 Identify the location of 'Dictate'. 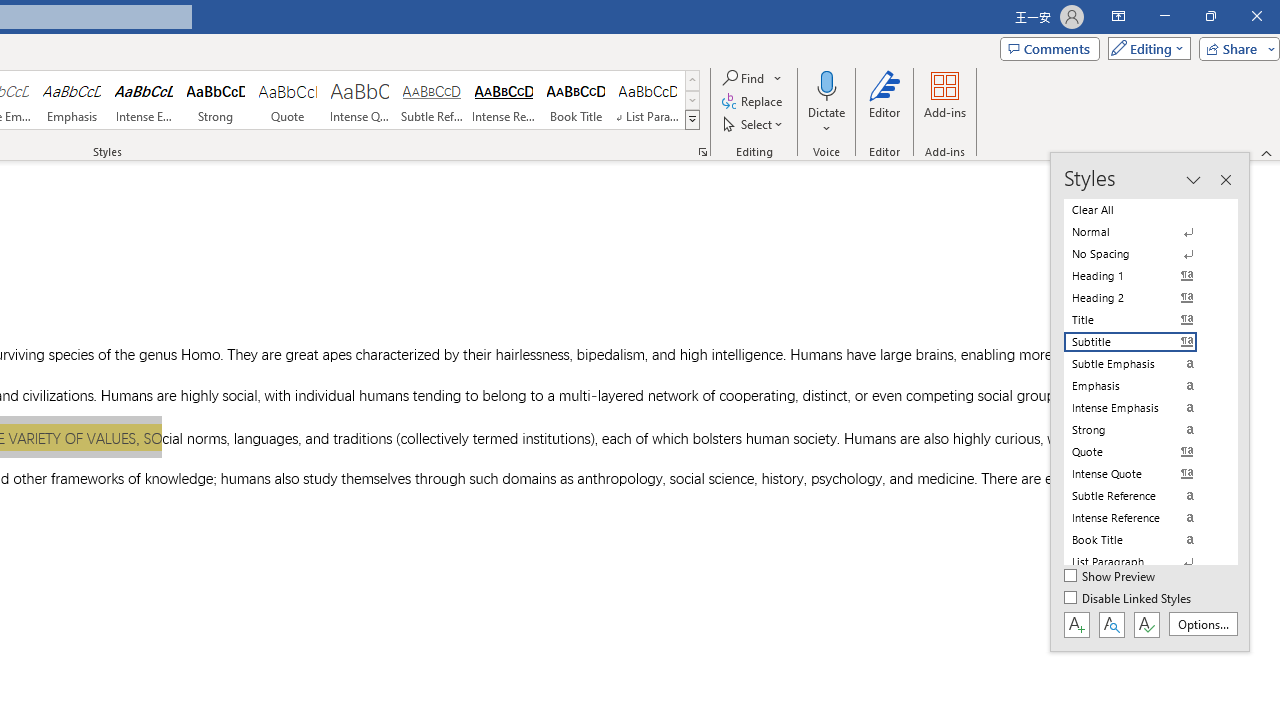
(826, 103).